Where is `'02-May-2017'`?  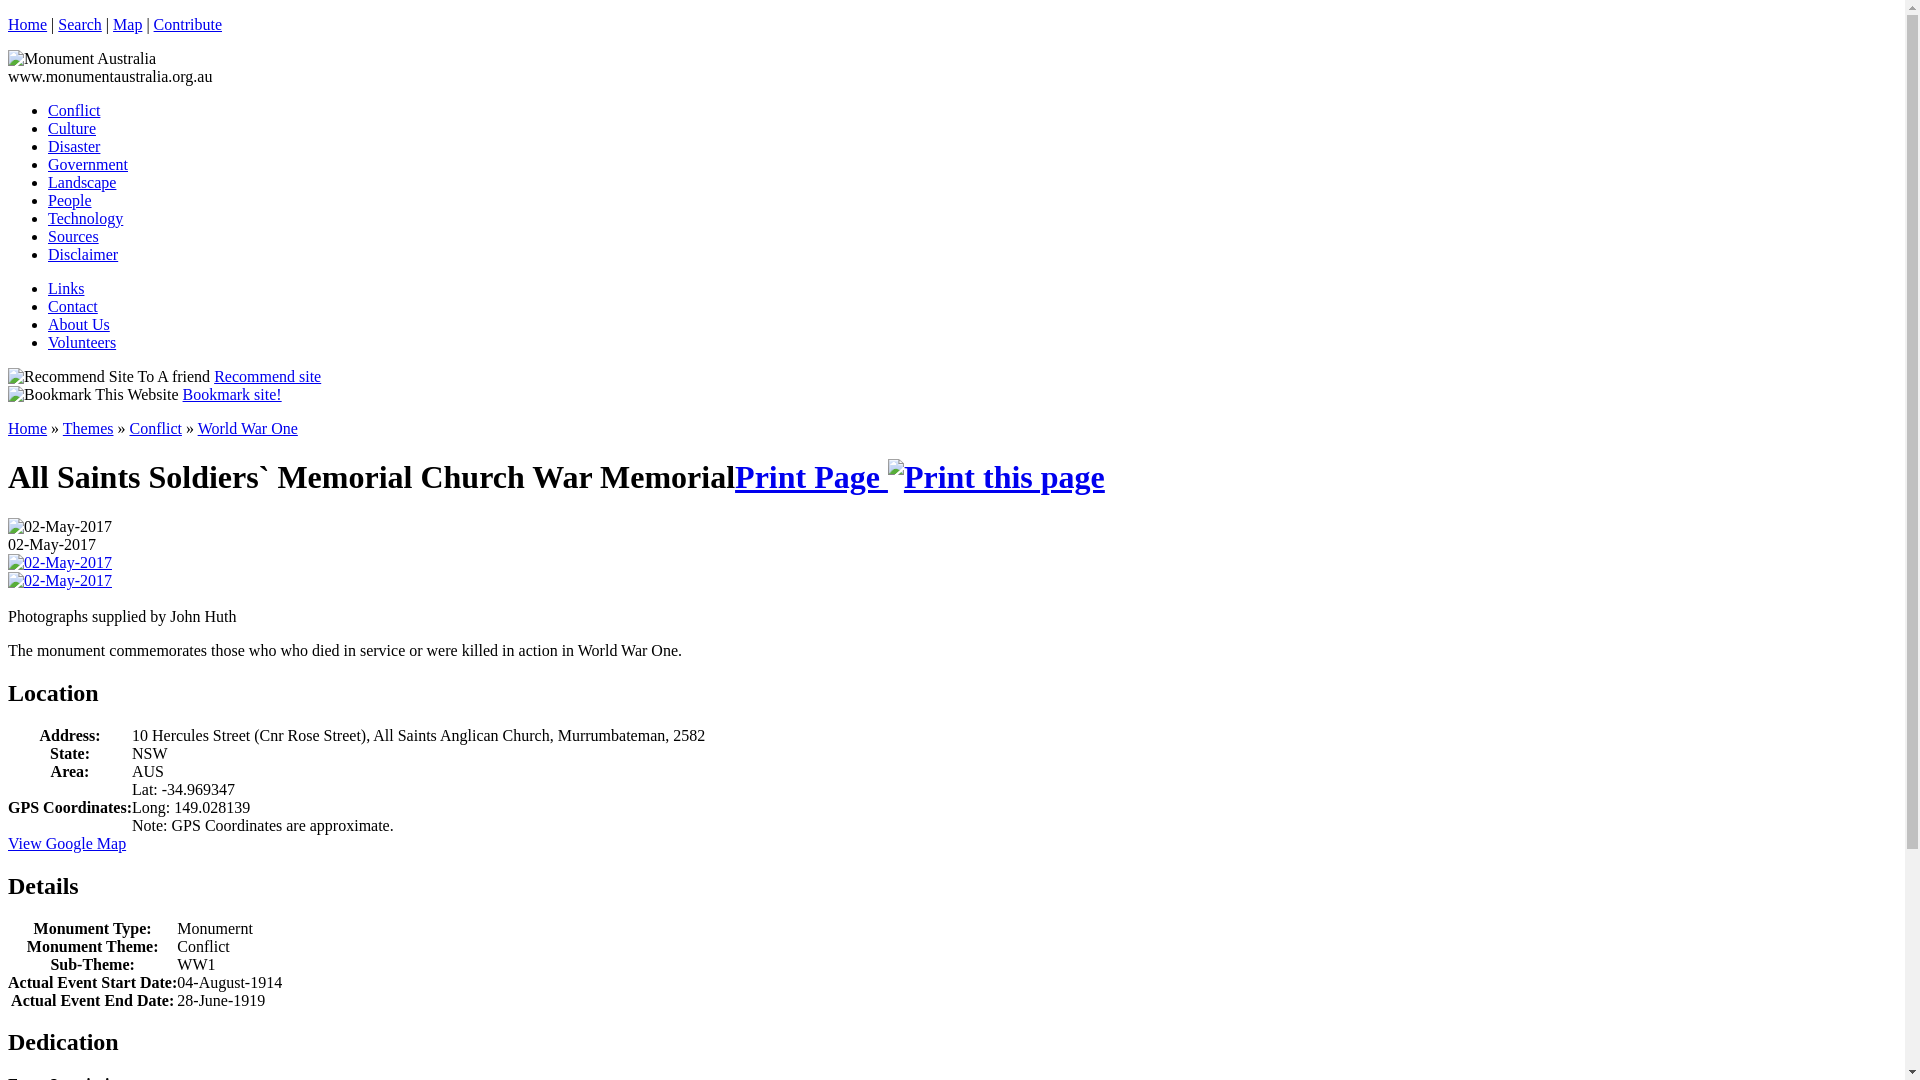 '02-May-2017' is located at coordinates (59, 526).